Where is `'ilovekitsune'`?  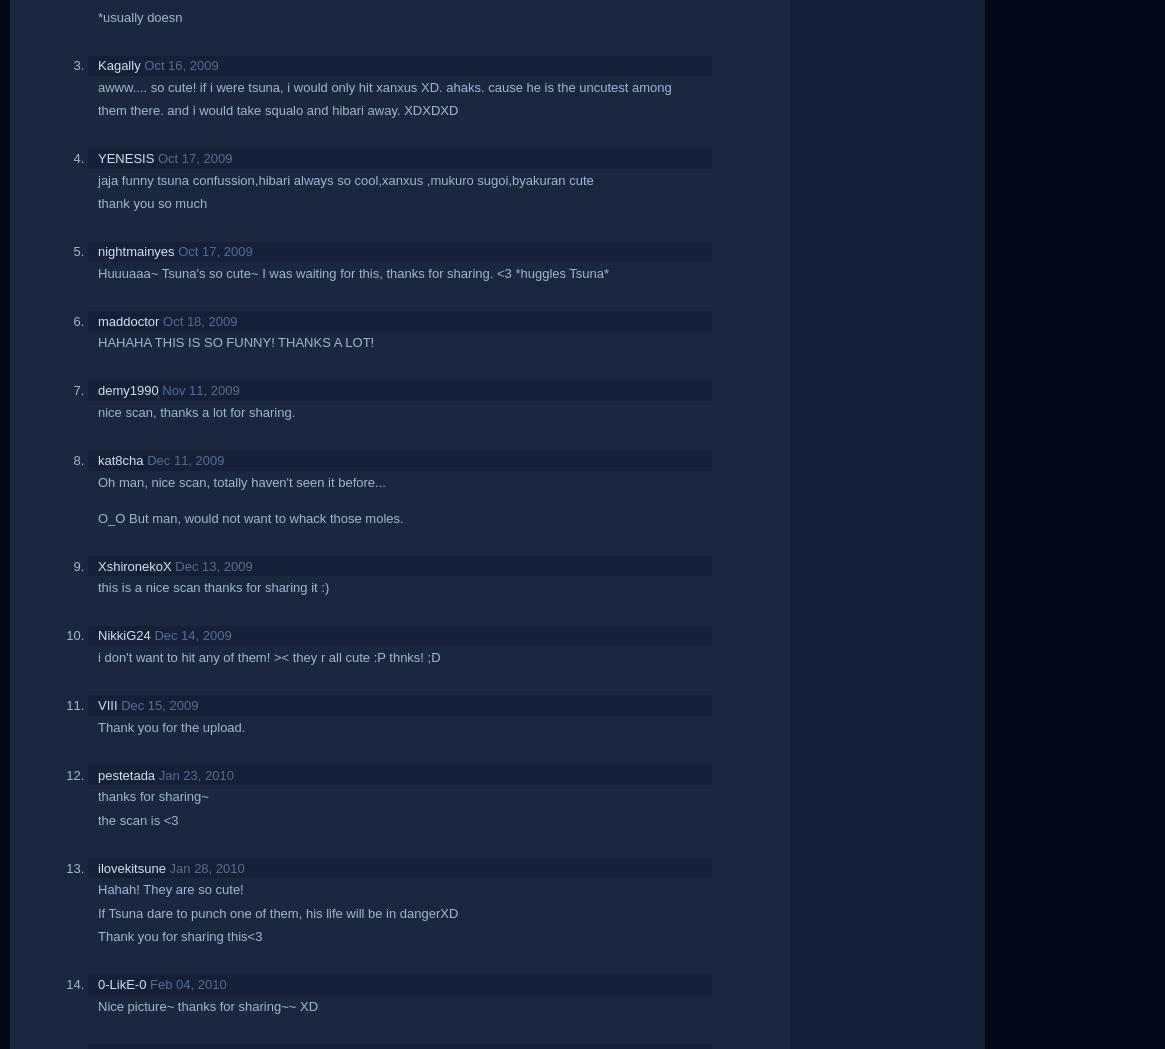
'ilovekitsune' is located at coordinates (131, 867).